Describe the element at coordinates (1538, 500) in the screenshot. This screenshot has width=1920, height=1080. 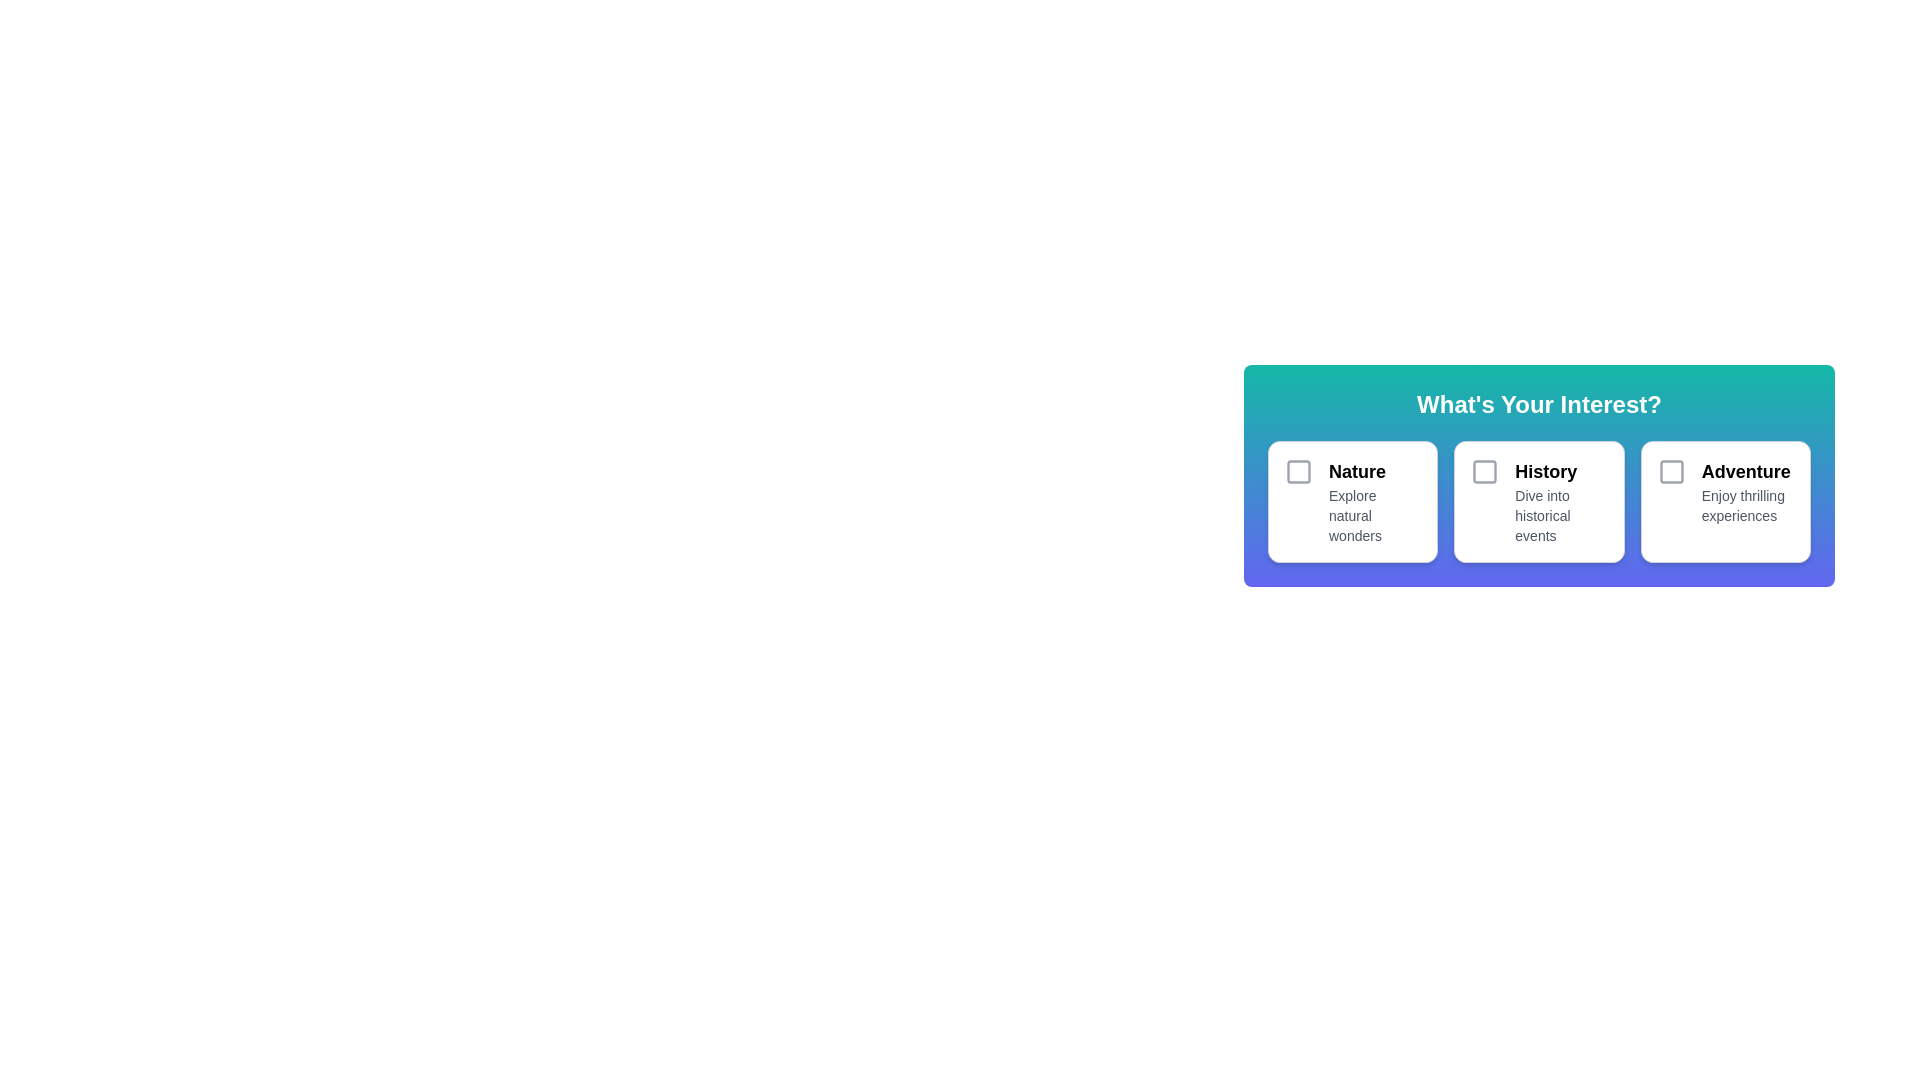
I see `the second panel labeled 'History' in the grid layout` at that location.